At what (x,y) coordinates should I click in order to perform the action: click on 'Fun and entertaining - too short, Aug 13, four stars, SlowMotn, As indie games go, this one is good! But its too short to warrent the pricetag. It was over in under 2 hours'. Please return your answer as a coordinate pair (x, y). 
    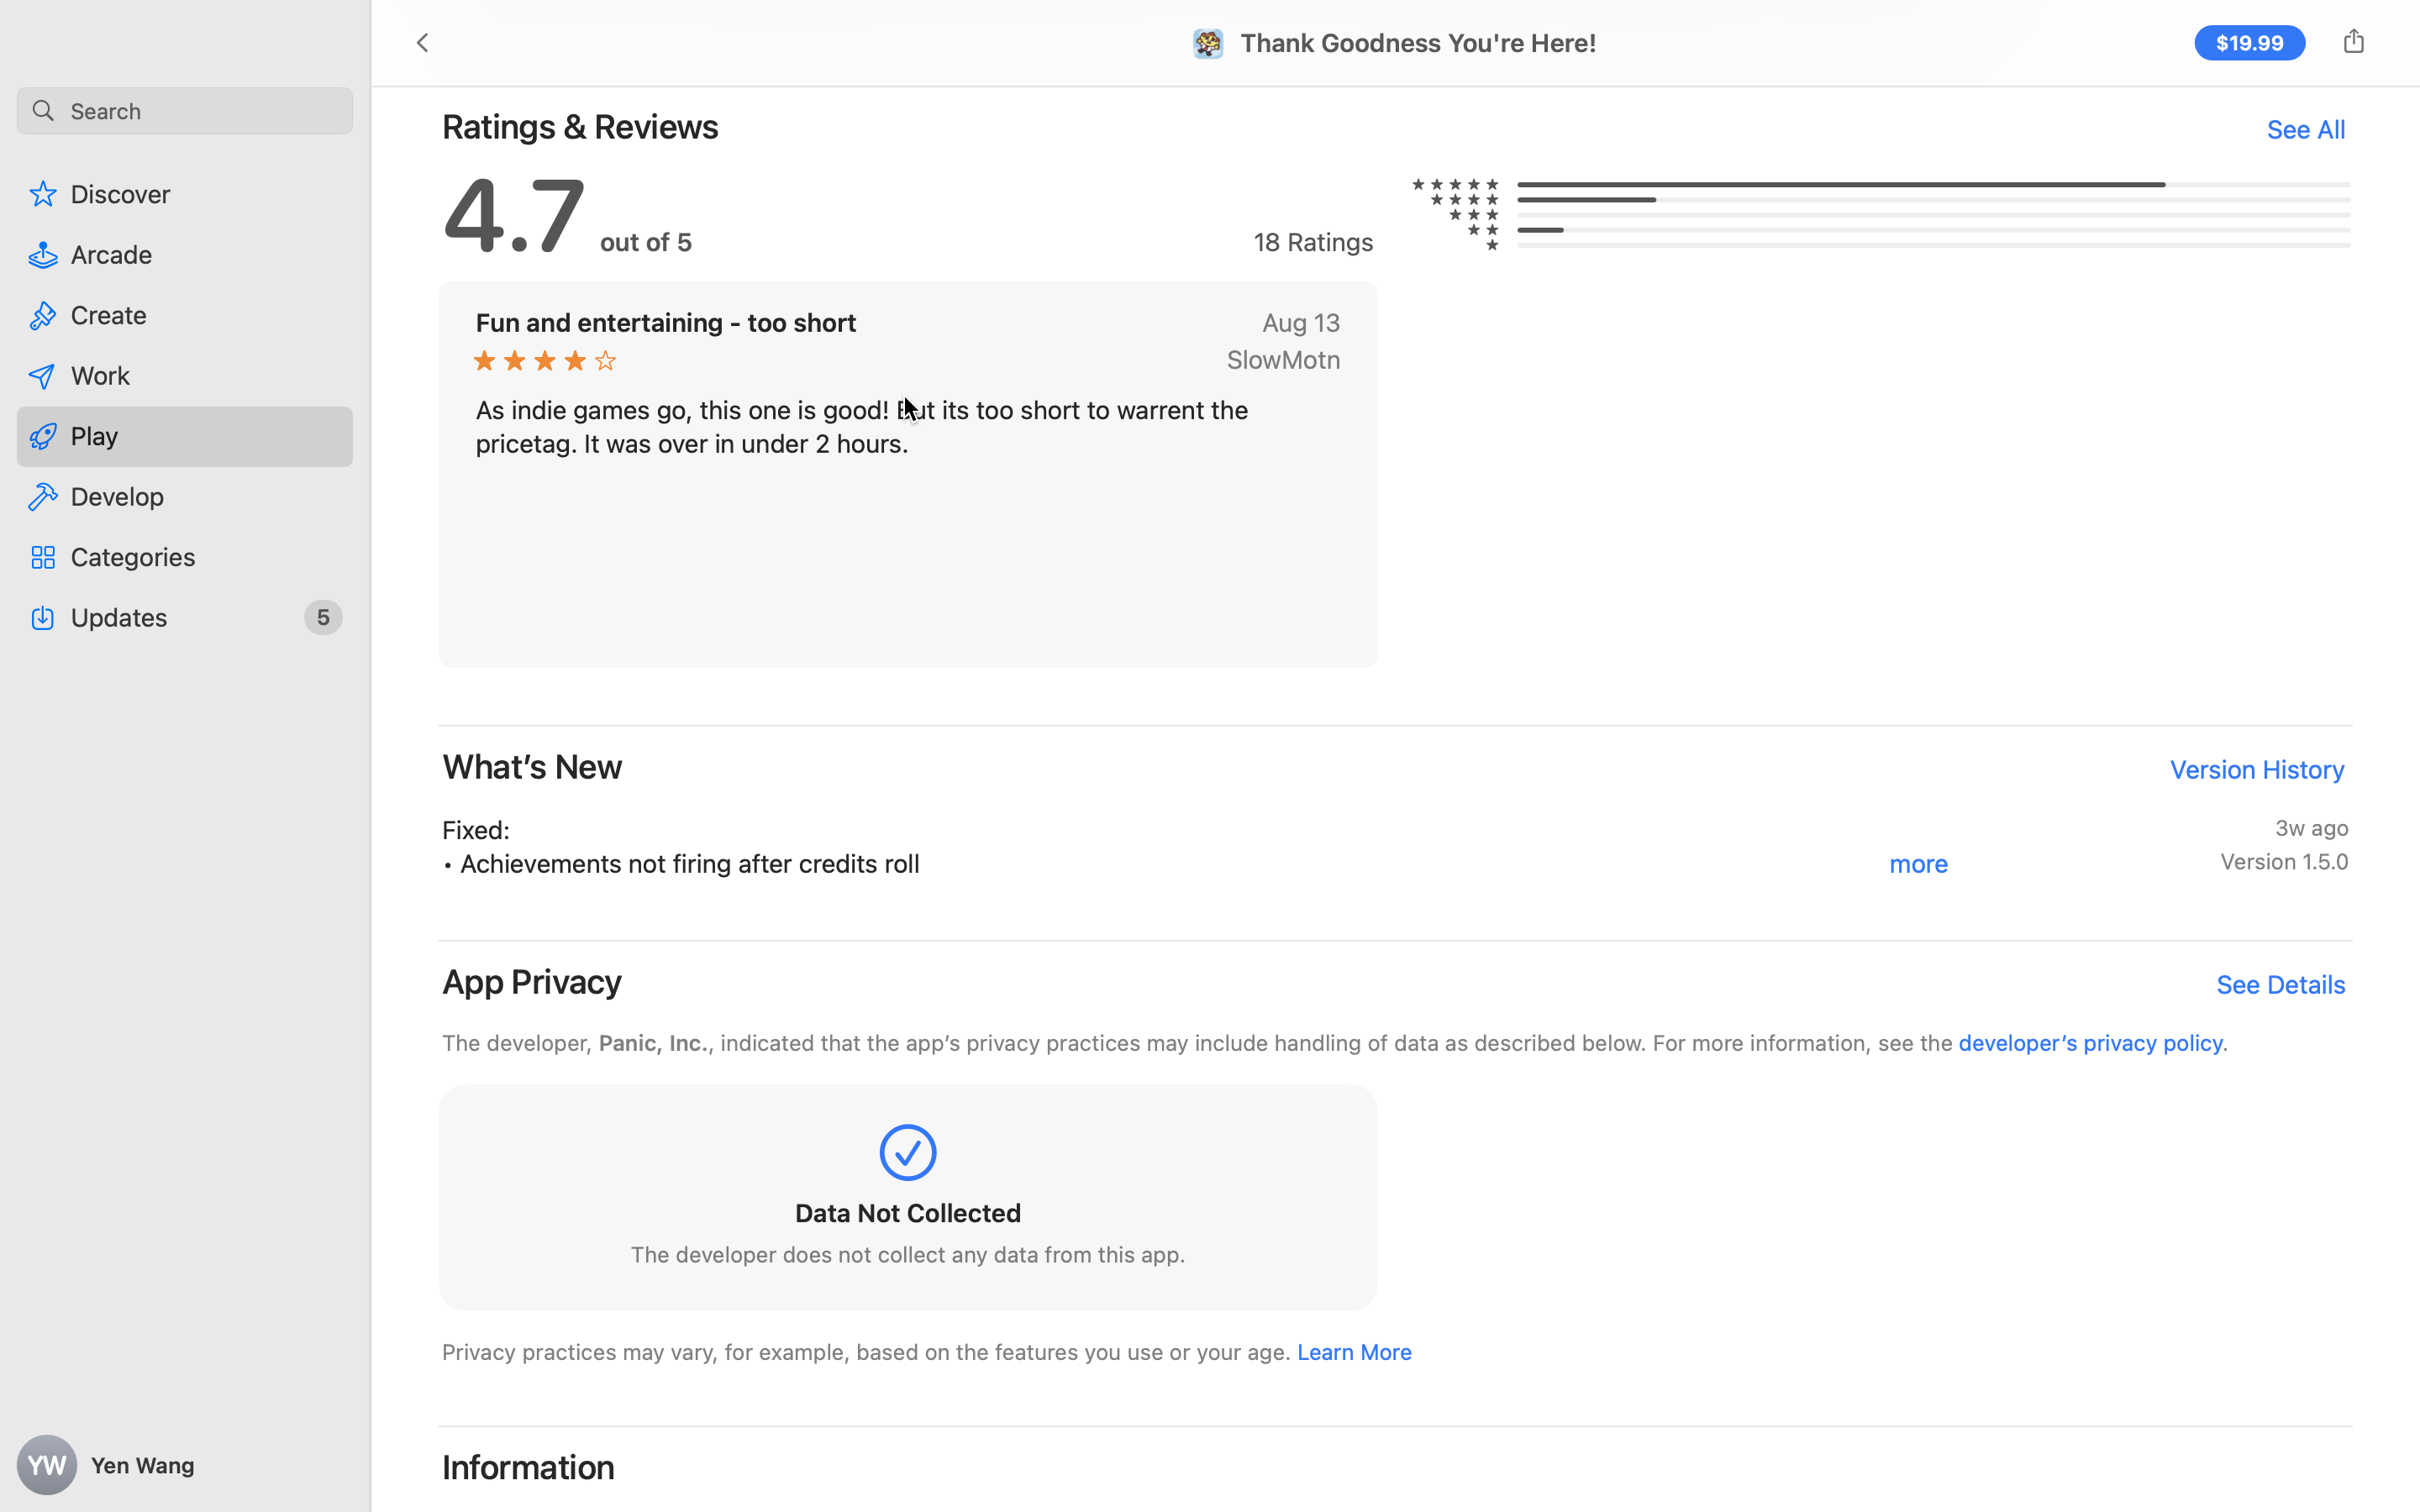
    Looking at the image, I should click on (907, 473).